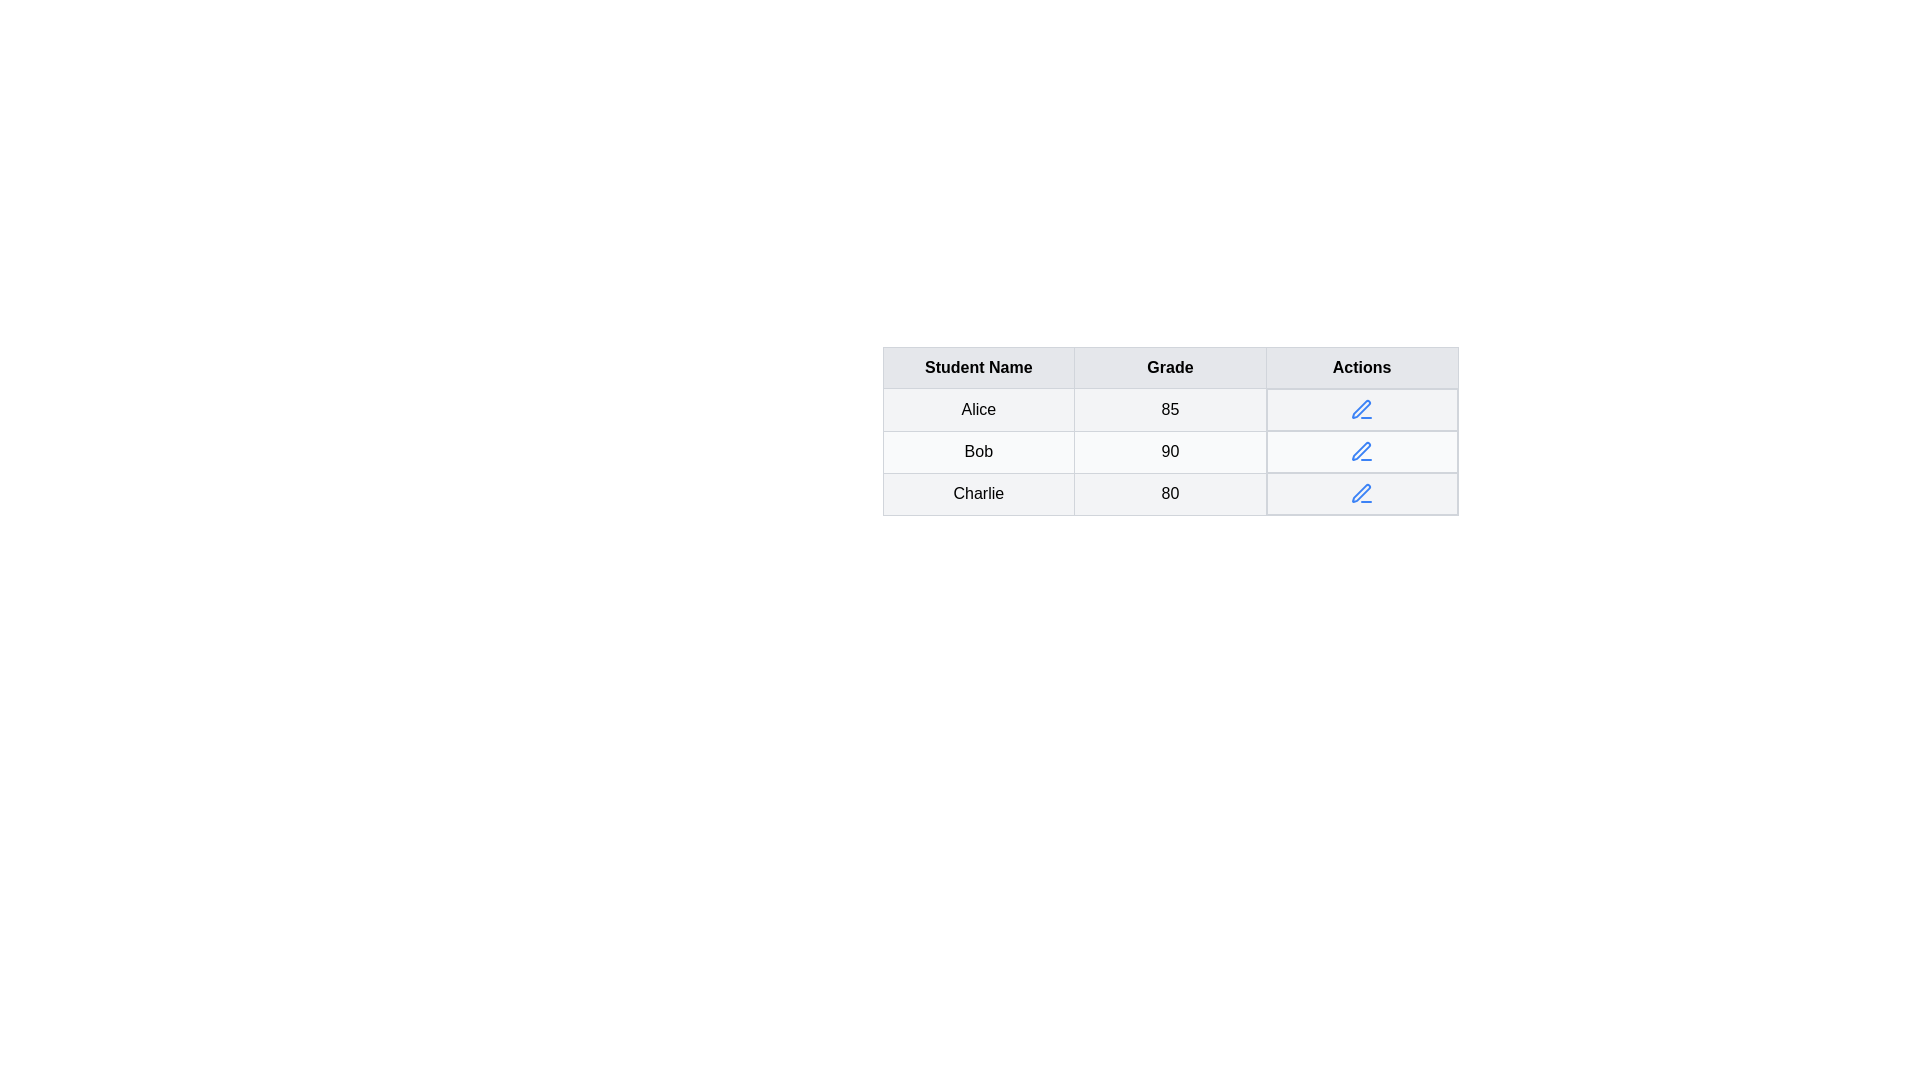 This screenshot has height=1080, width=1920. Describe the element at coordinates (1361, 408) in the screenshot. I see `the cancel button to cancel the ongoing edit operation` at that location.